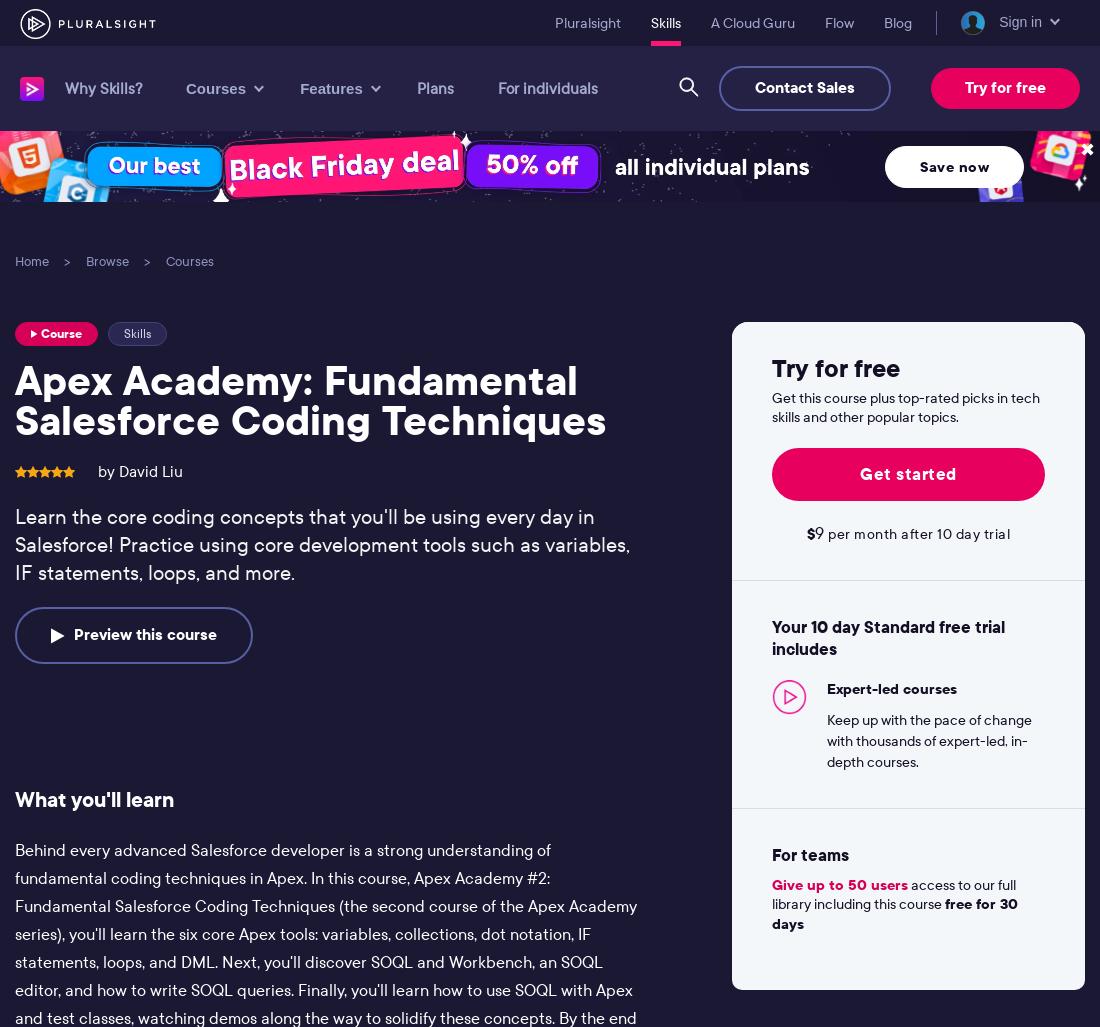 This screenshot has height=1027, width=1100. I want to click on 'Features', so click(331, 86).